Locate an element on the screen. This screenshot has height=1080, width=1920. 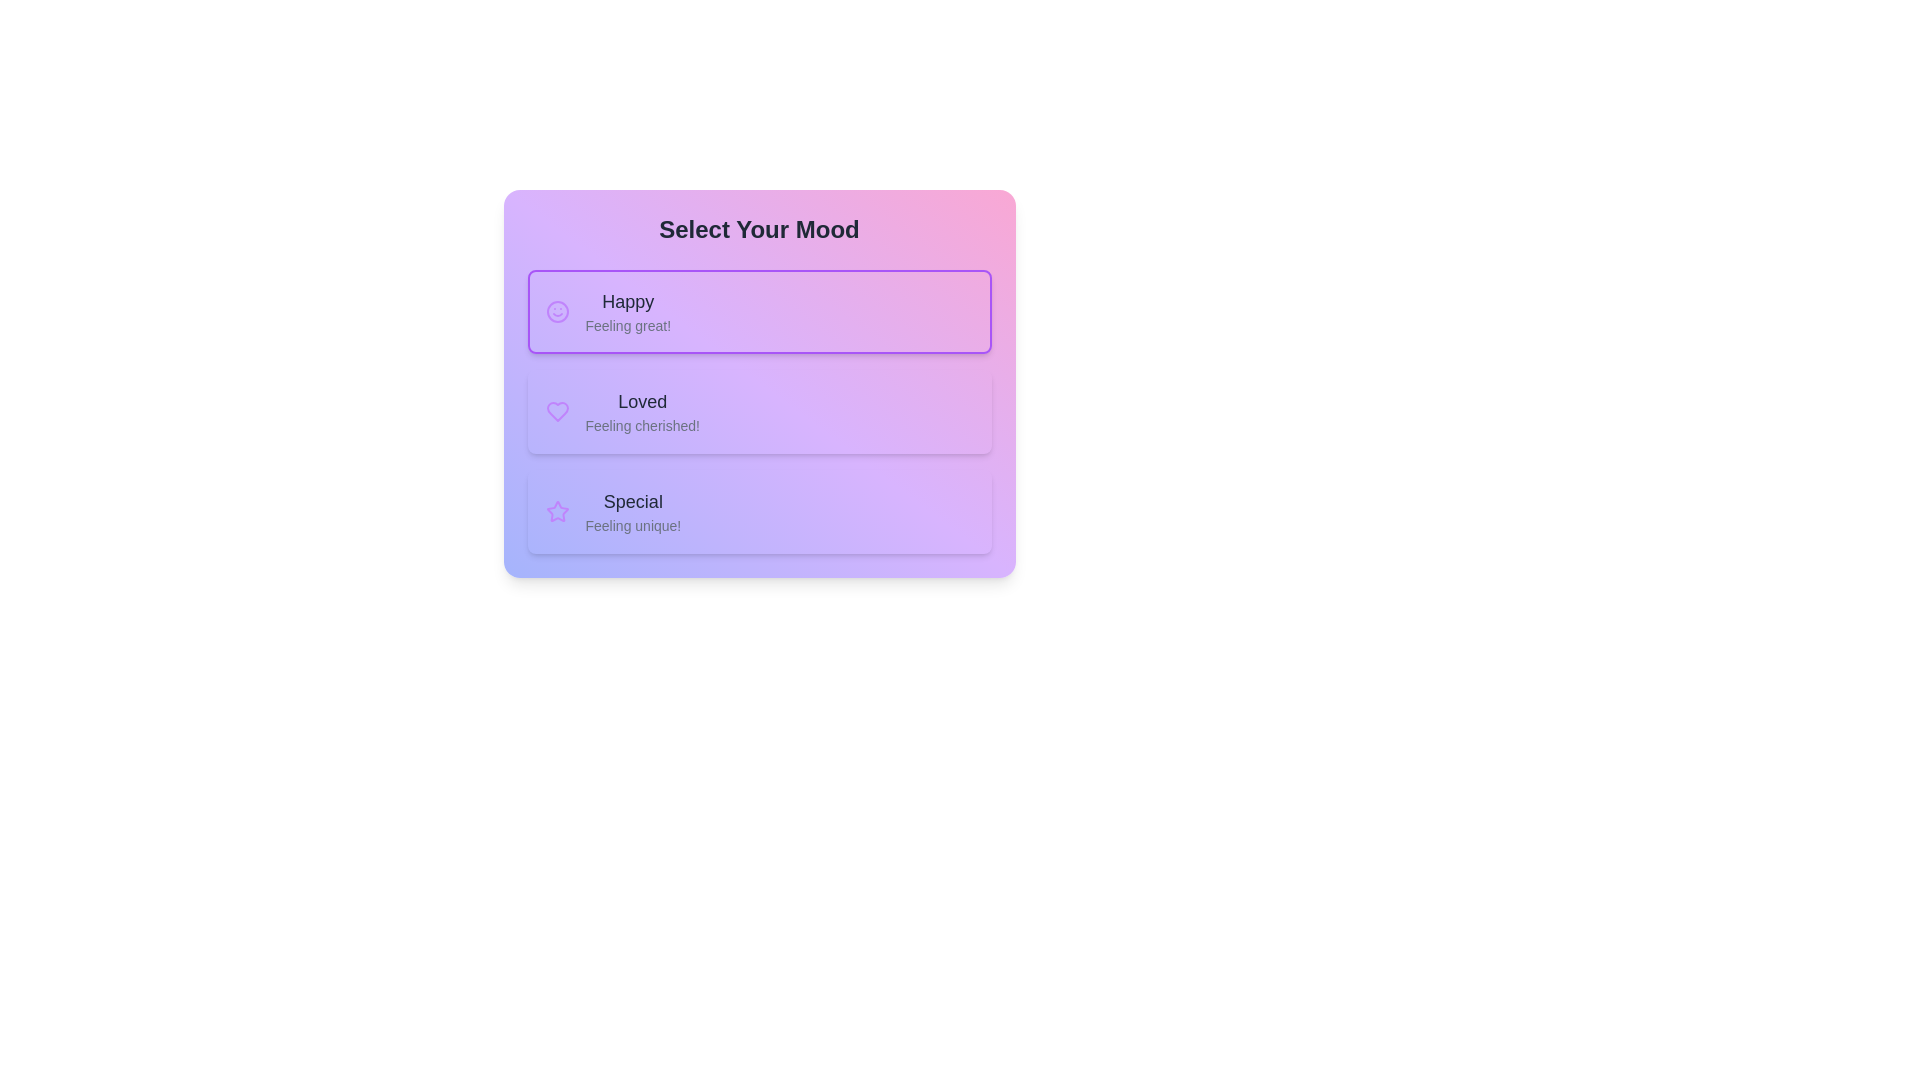
the third item in the vertically aligned mood selection list, labeled 'Special' is located at coordinates (632, 511).